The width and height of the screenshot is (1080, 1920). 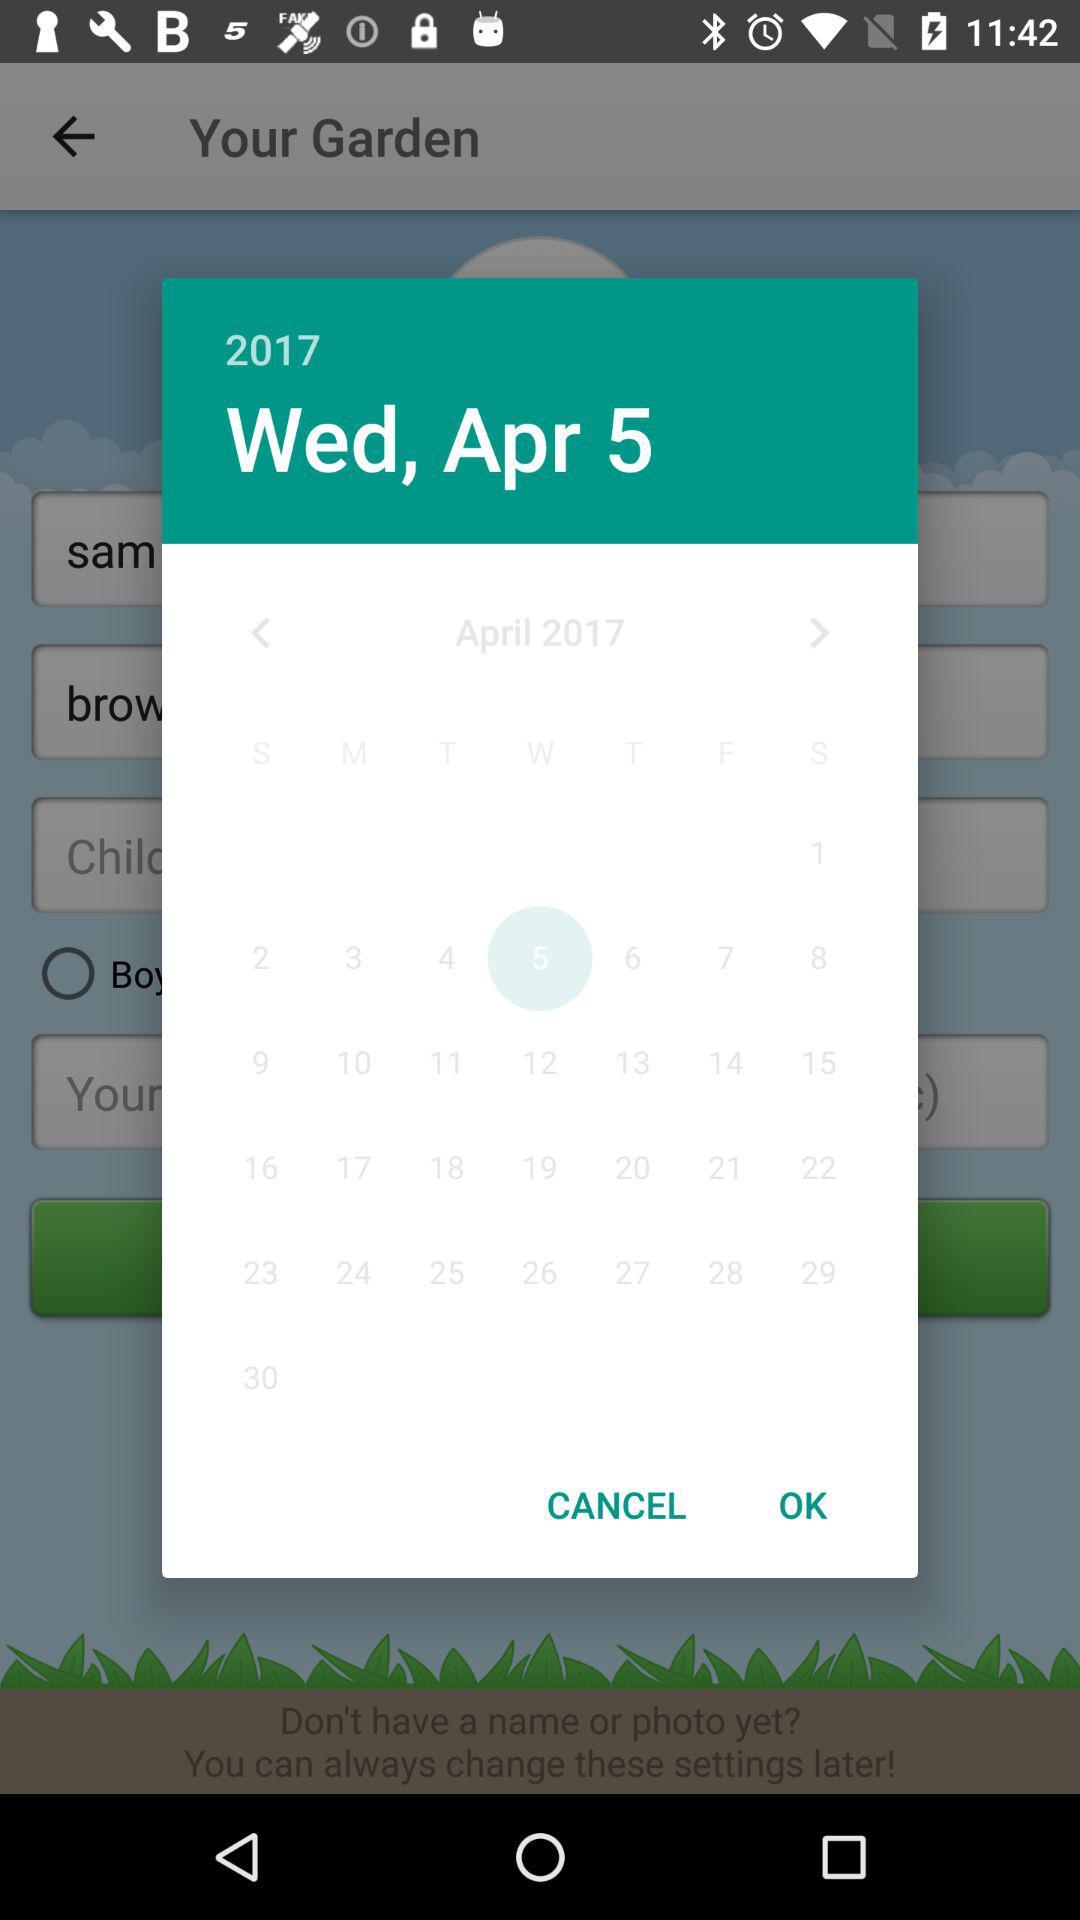 What do you see at coordinates (801, 1504) in the screenshot?
I see `ok` at bounding box center [801, 1504].